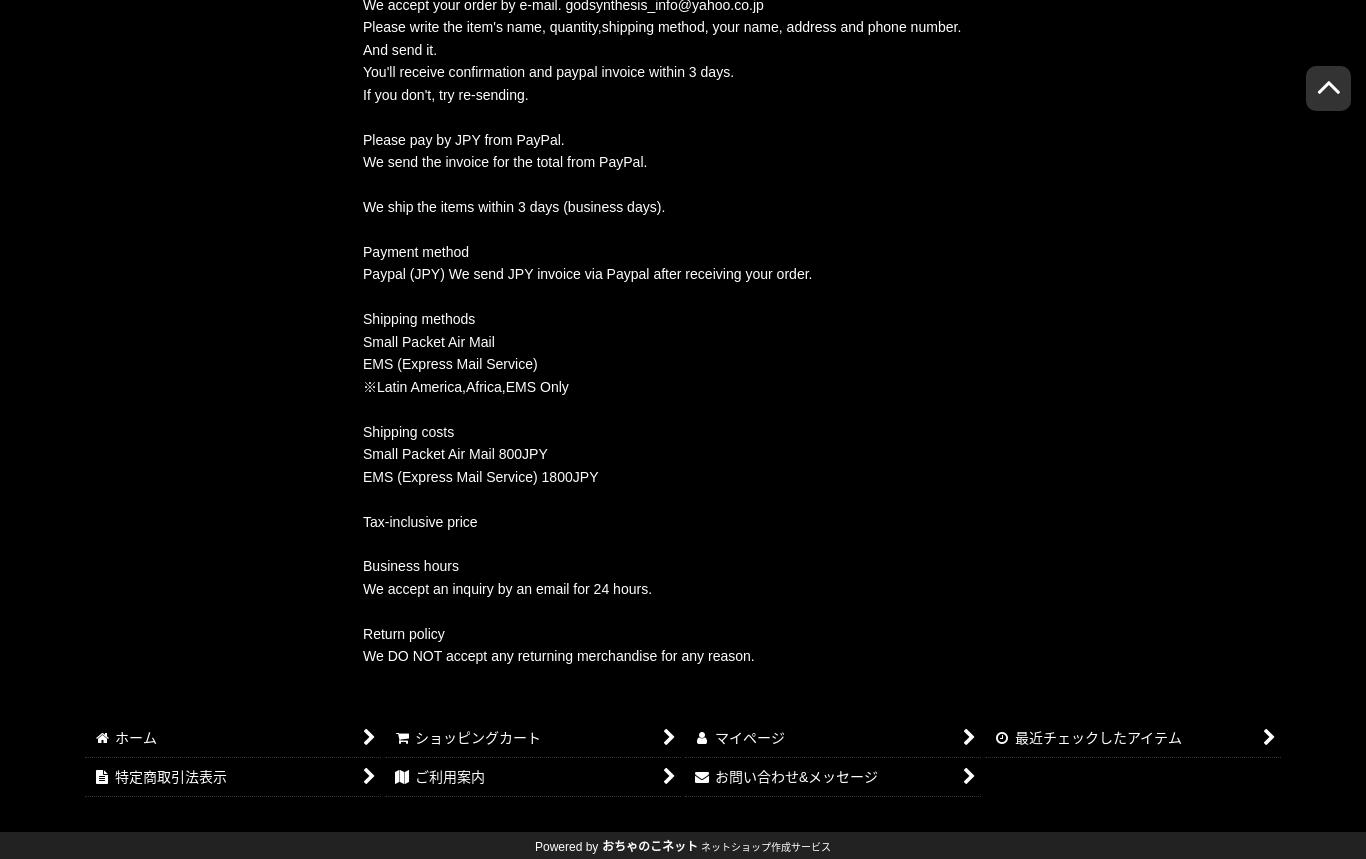  Describe the element at coordinates (448, 362) in the screenshot. I see `'EMS (Express Mail Service)'` at that location.